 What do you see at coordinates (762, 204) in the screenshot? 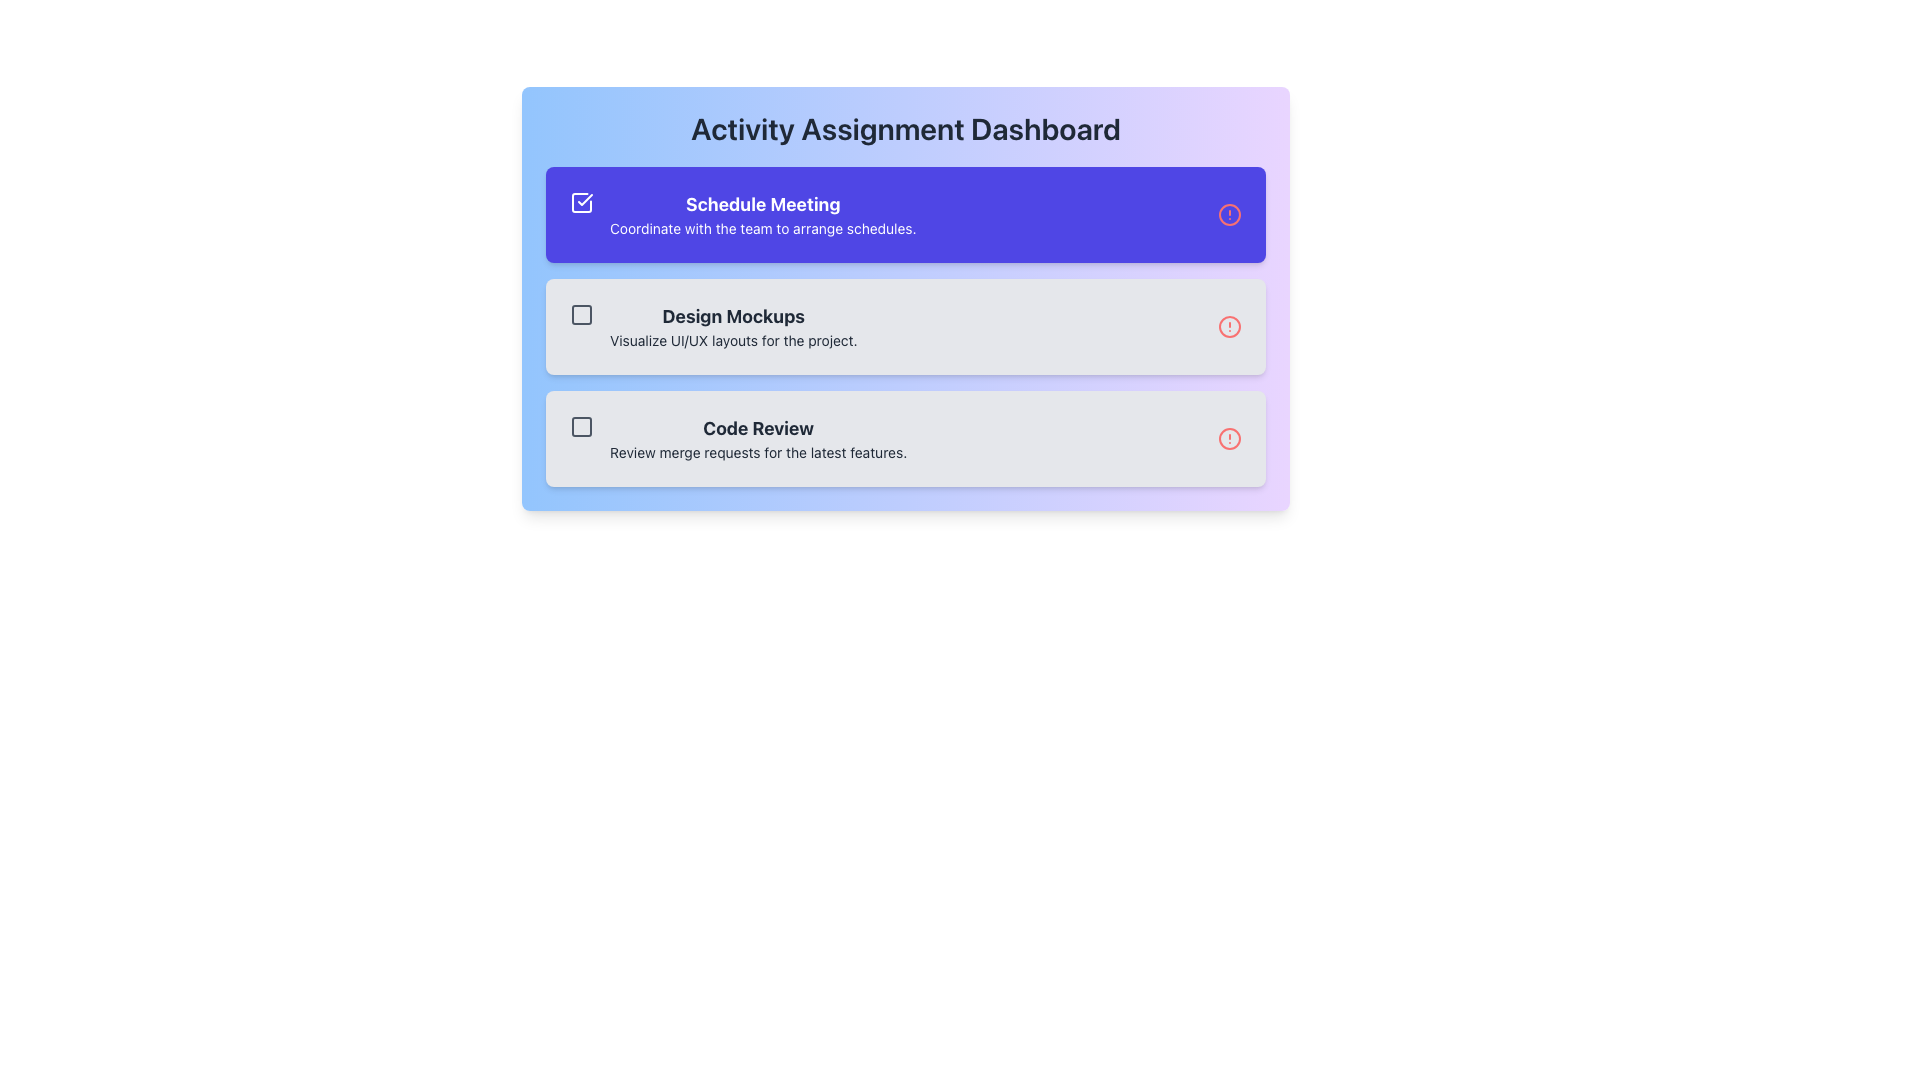
I see `the title text label of the first task item in the activity dashboard, which is located at the top of the first entry card and is part of a purple-colored section` at bounding box center [762, 204].